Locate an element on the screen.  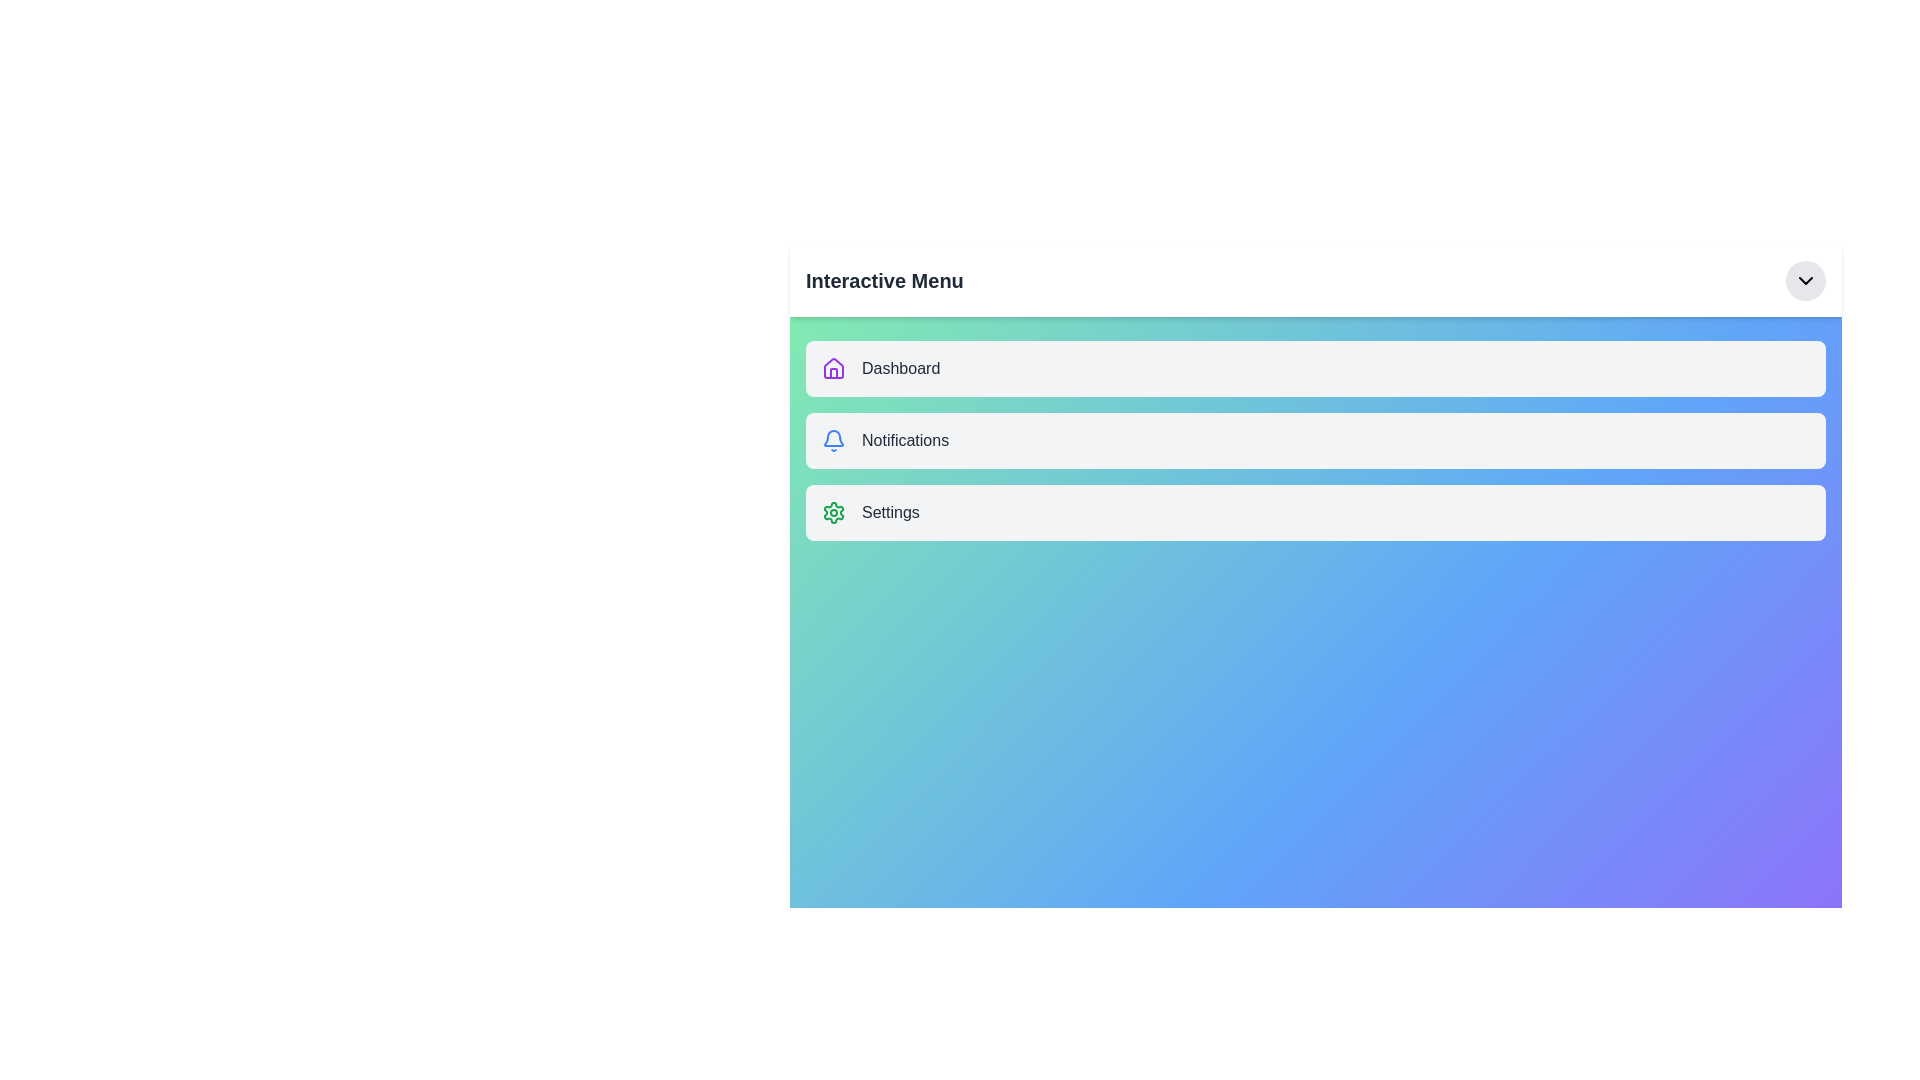
the menu item Settings to observe its hover effect is located at coordinates (1315, 512).